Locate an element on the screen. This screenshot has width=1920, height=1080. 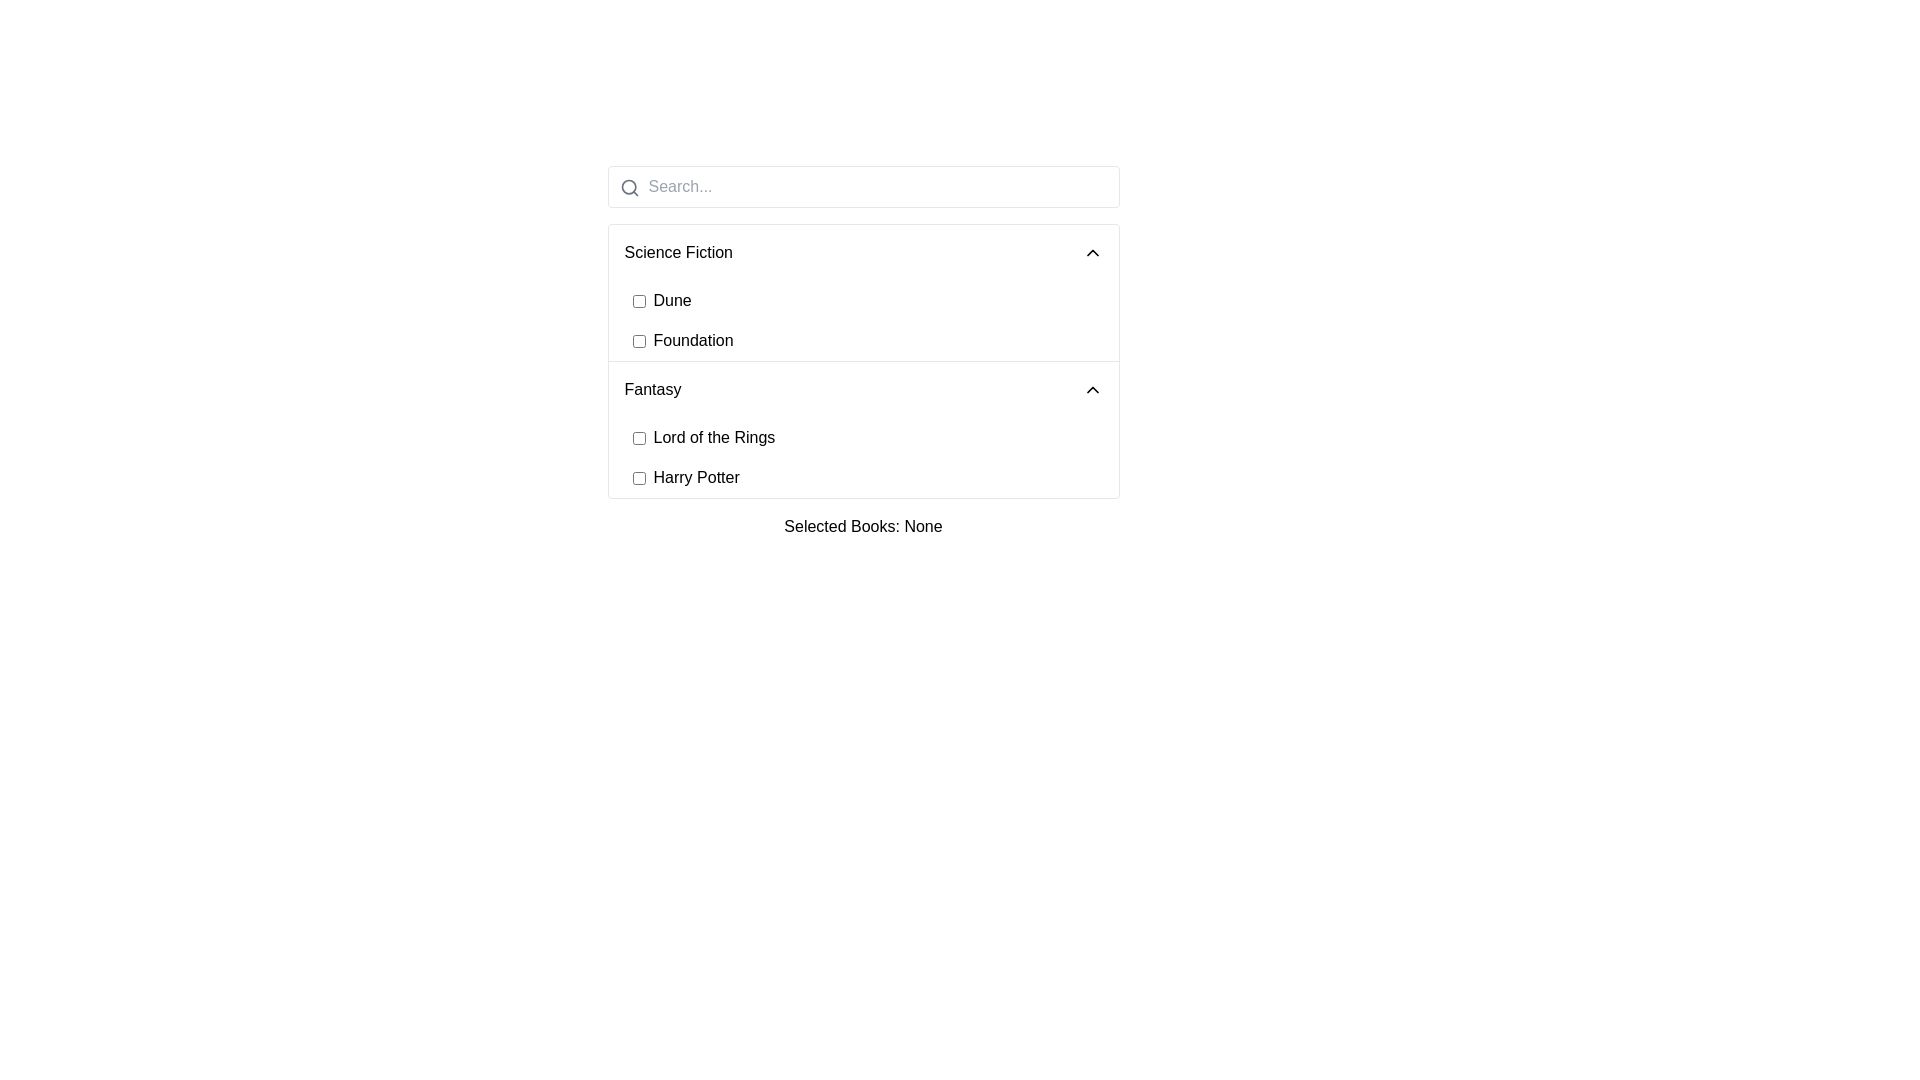
the checkbox is located at coordinates (637, 478).